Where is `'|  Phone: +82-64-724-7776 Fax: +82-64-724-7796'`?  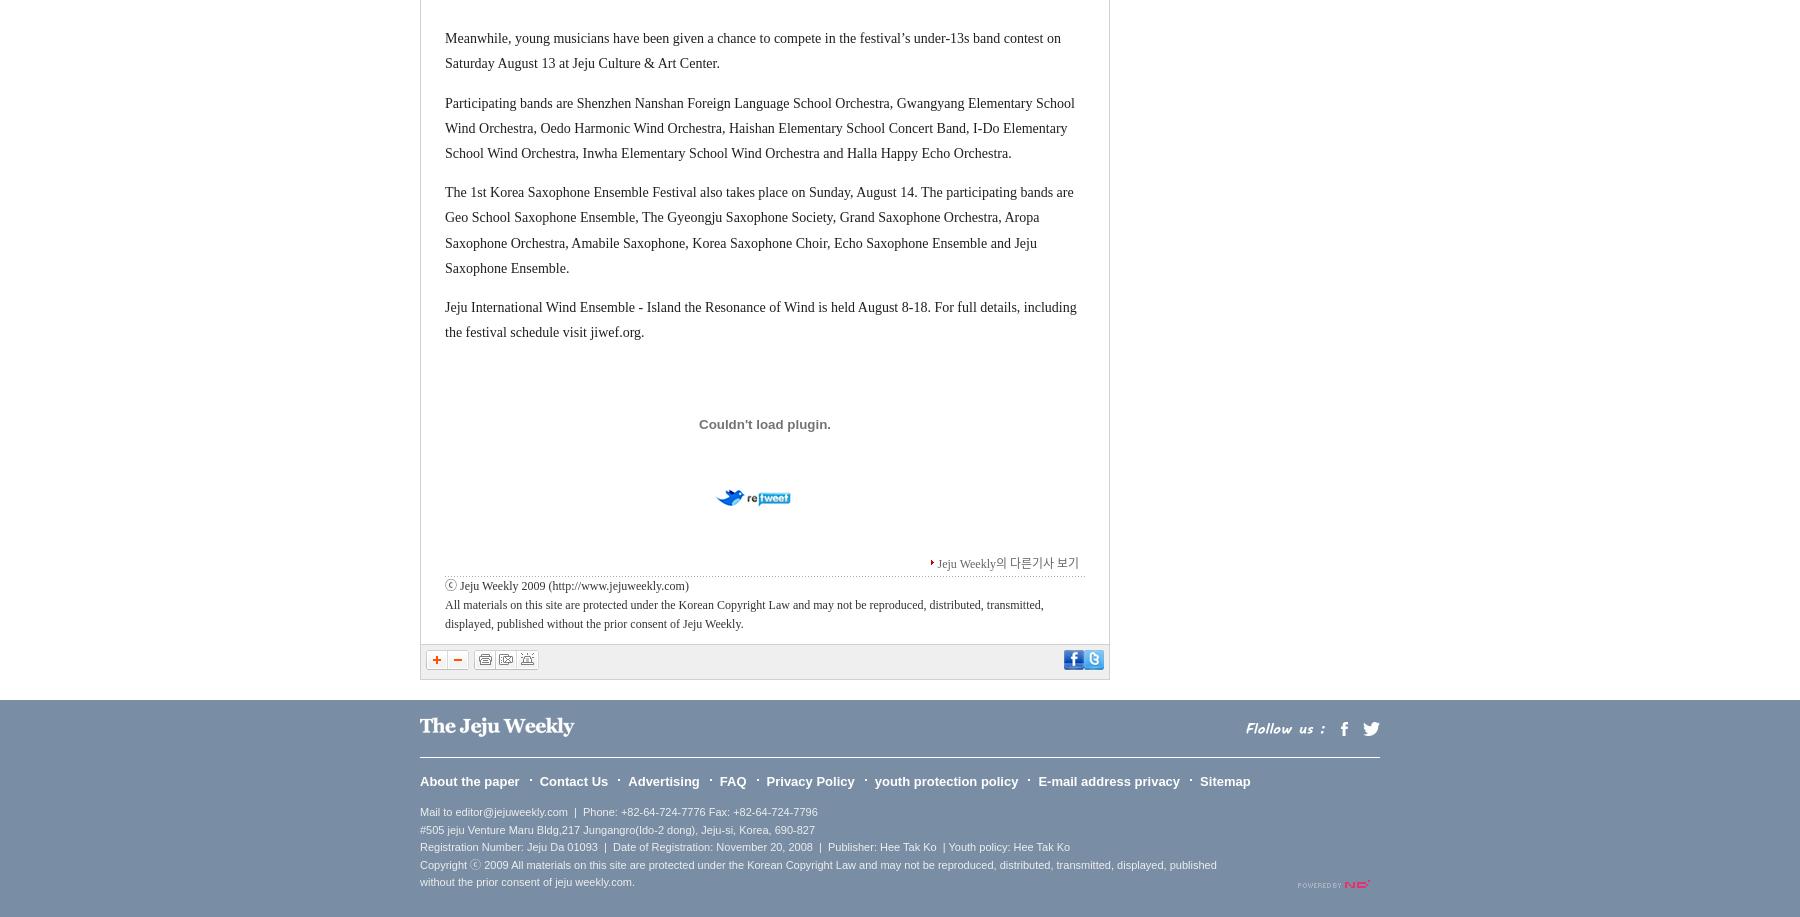
'|  Phone: +82-64-724-7776 Fax: +82-64-724-7796' is located at coordinates (690, 810).